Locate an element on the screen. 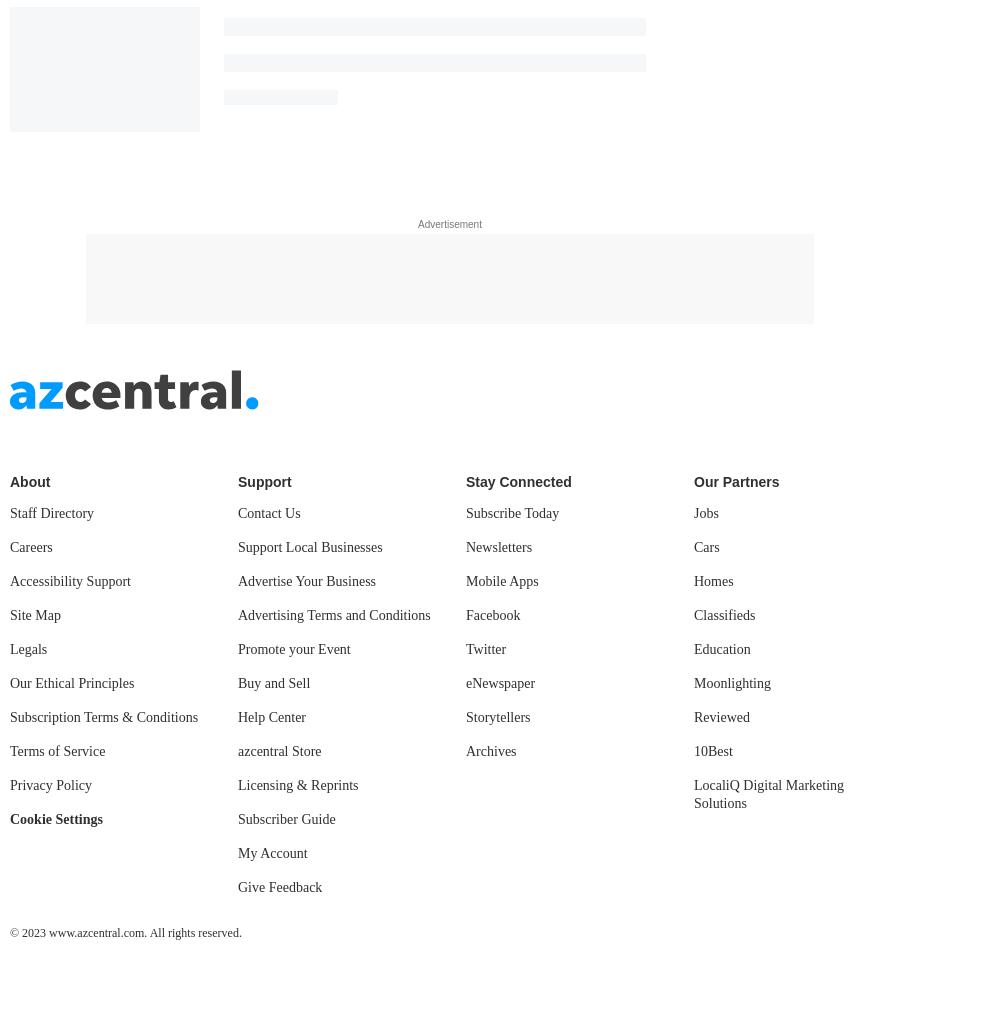 This screenshot has width=1000, height=1014. 'Give Feedback' is located at coordinates (280, 885).